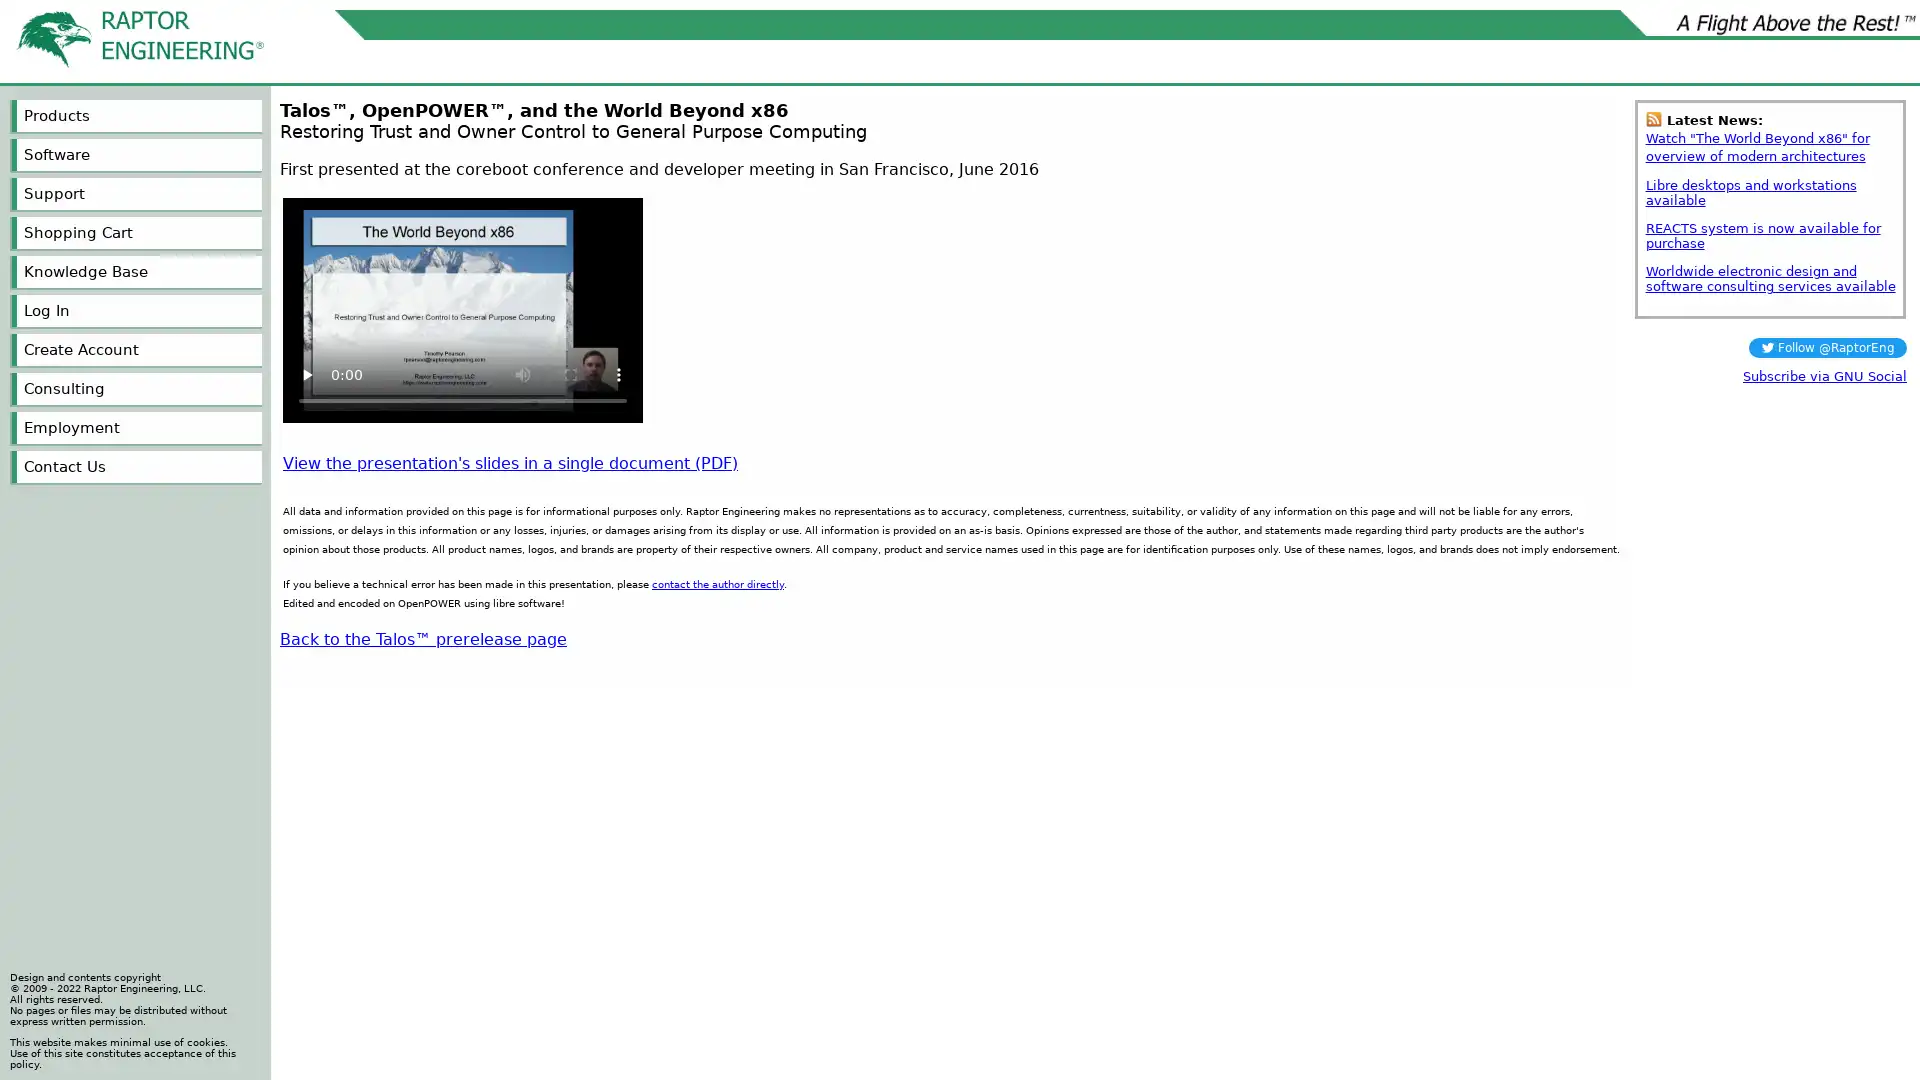  I want to click on play, so click(306, 374).